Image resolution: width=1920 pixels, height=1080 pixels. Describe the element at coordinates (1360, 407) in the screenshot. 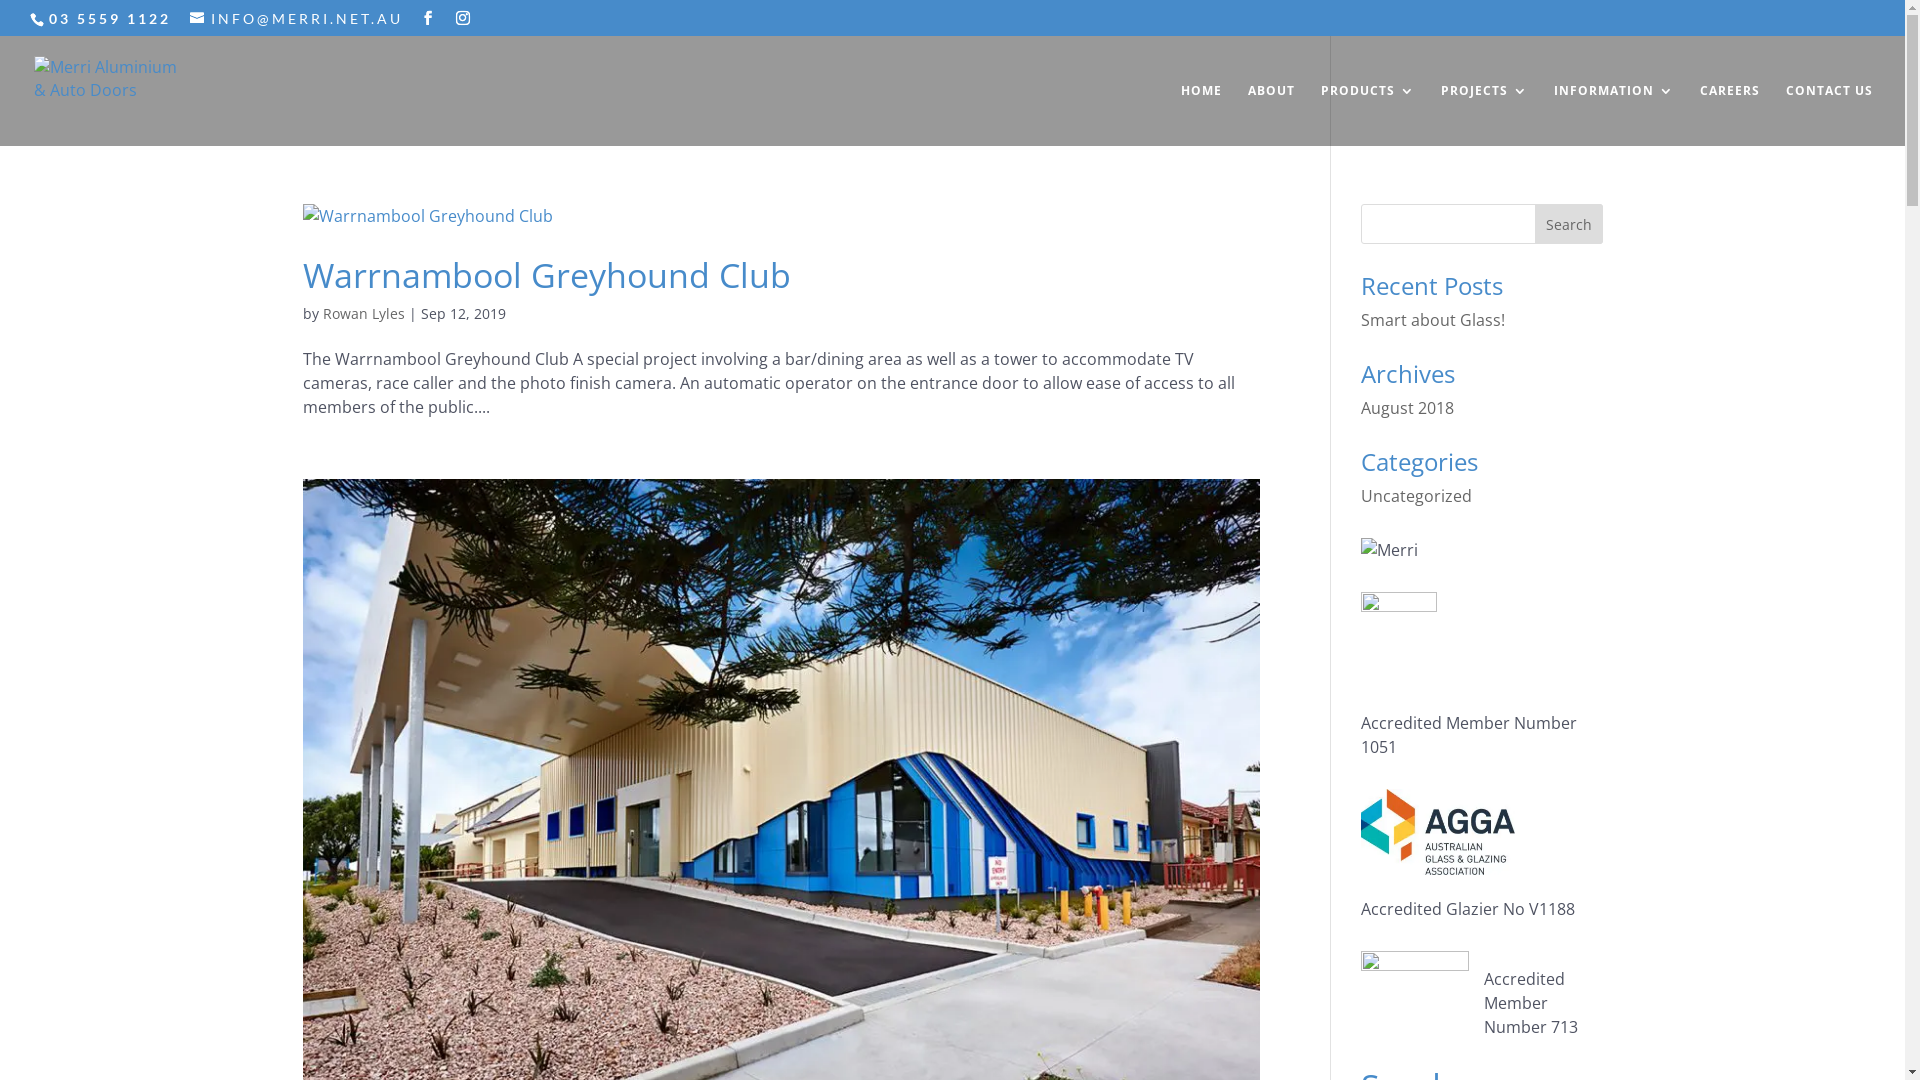

I see `'August 2018'` at that location.